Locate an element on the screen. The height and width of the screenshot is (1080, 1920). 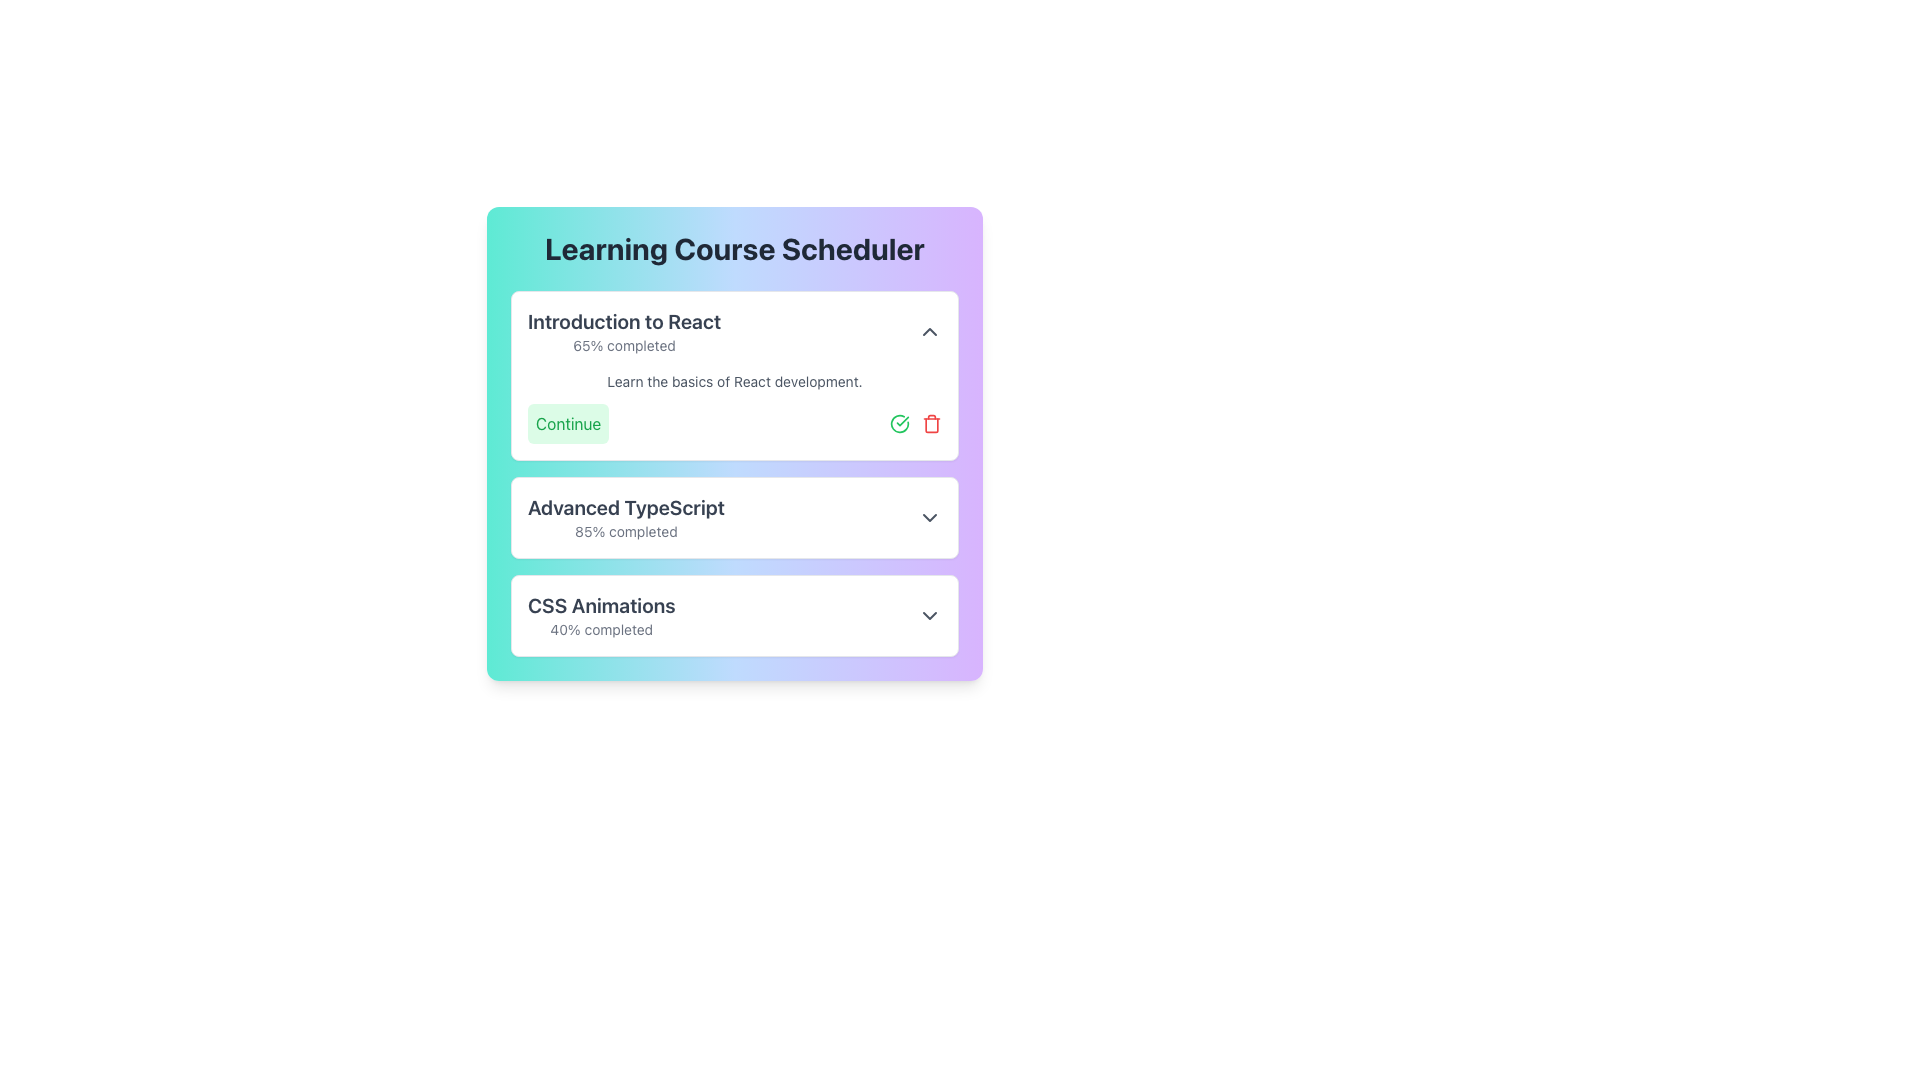
the interactive summary entry for the 'CSS Animations' course, located in the third section under 'Learning Course Scheduler' is located at coordinates (733, 615).